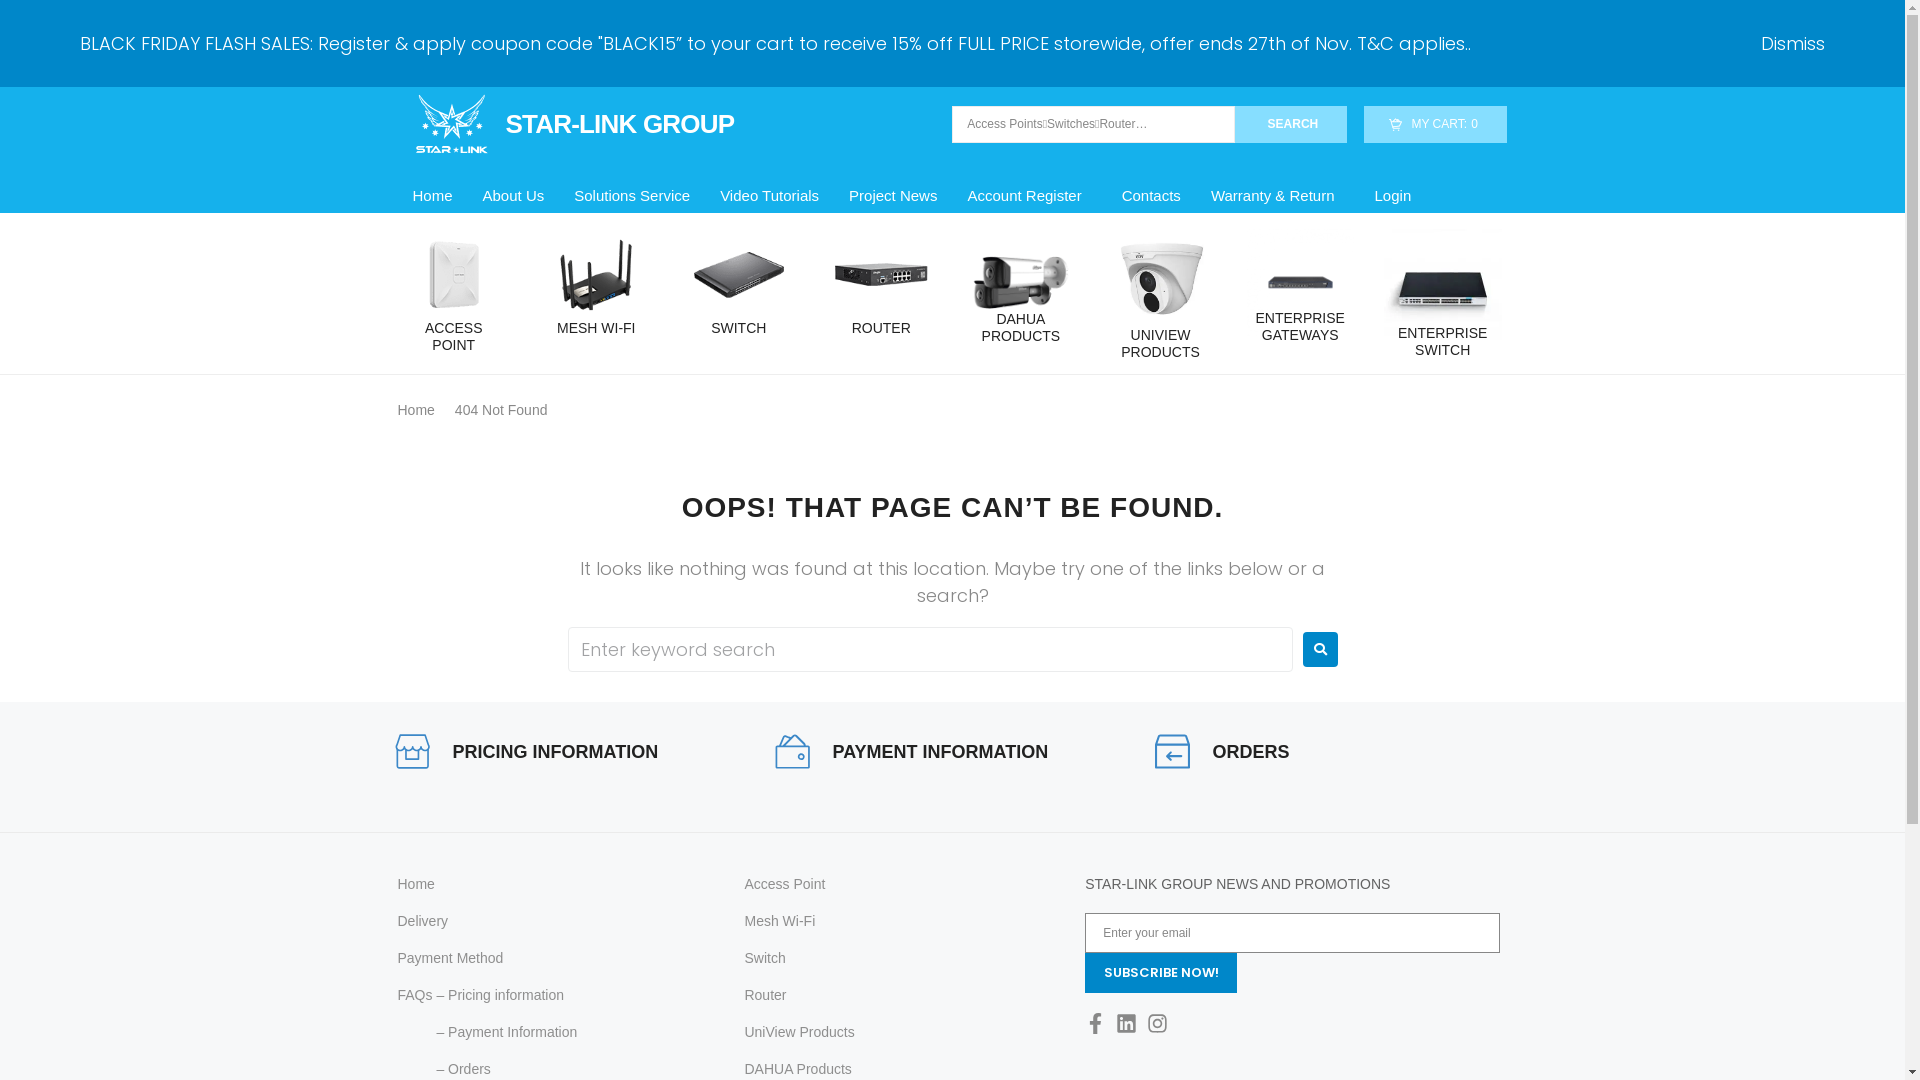 This screenshot has width=1920, height=1080. I want to click on 'Switch', so click(743, 957).